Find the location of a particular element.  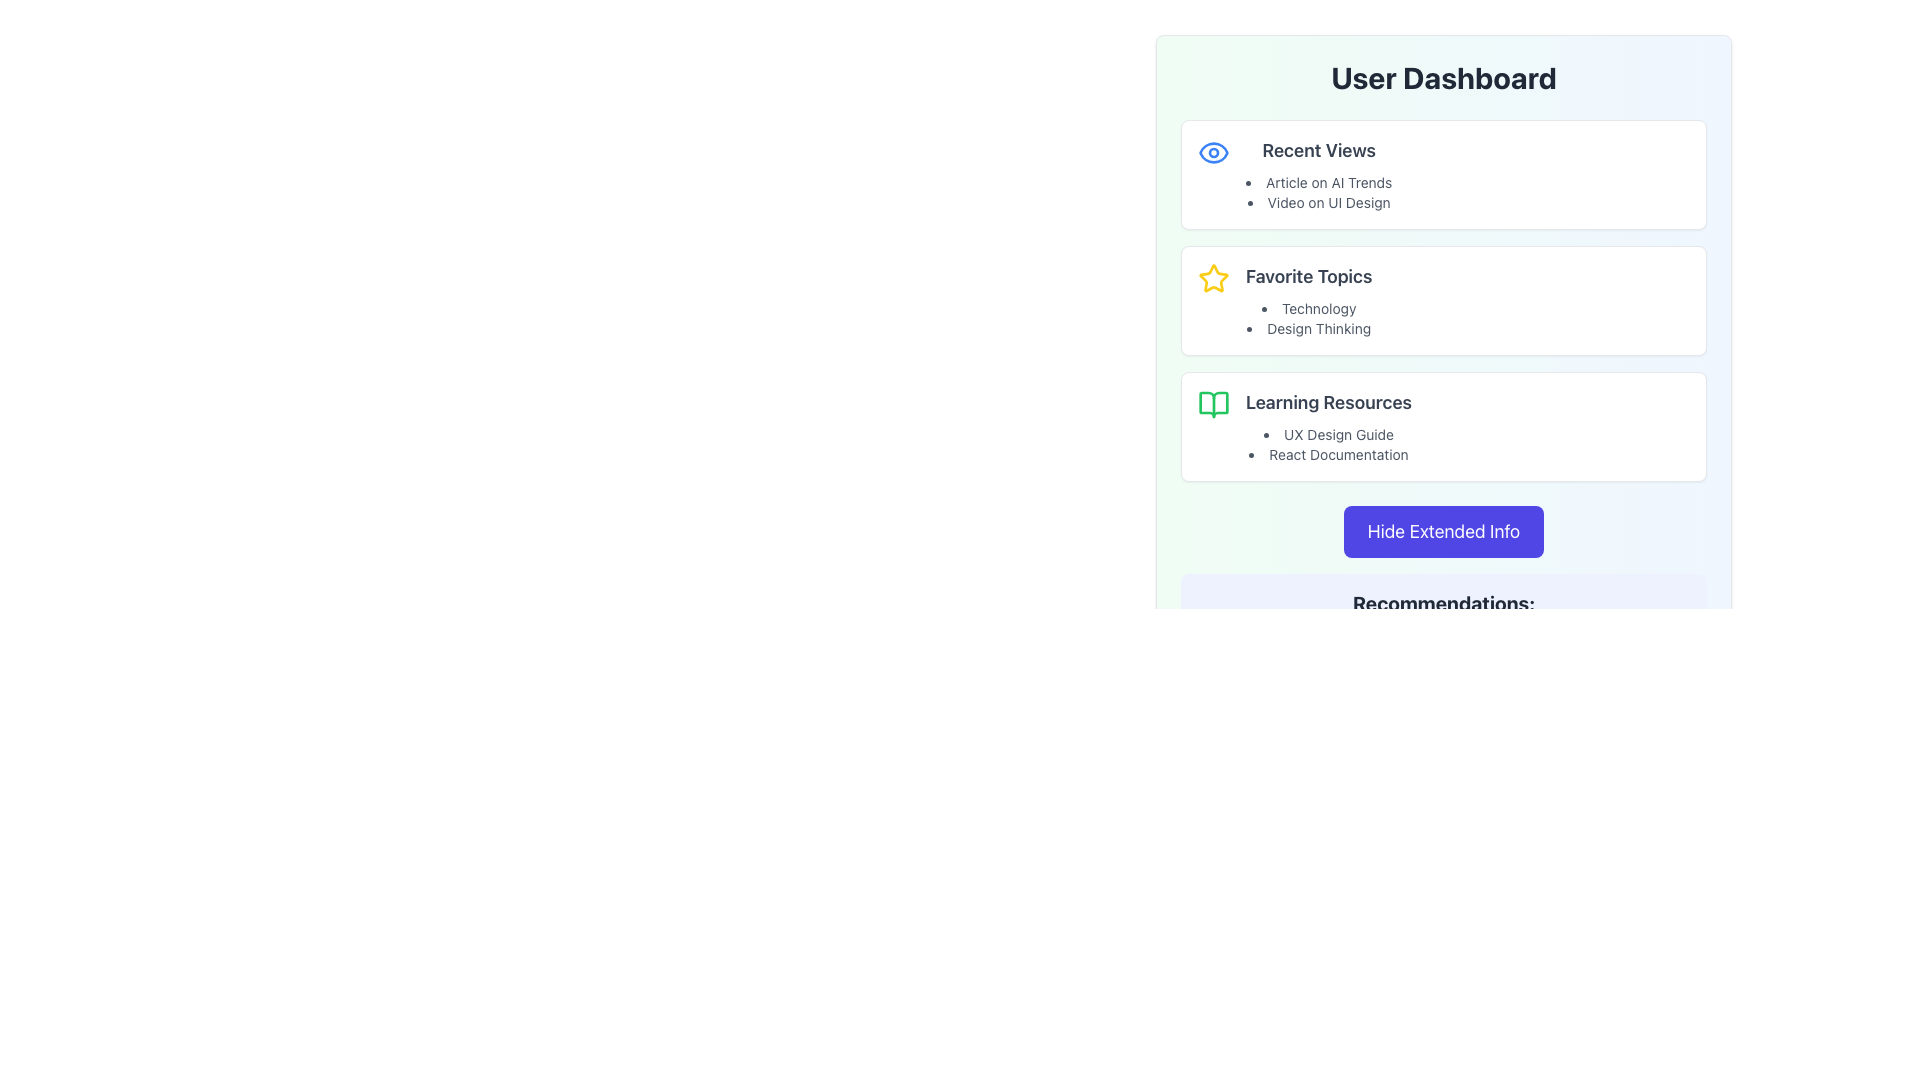

the text label displaying 'Video on UI Design', which is the second item in the 'Recent Views' list on the user dashboard is located at coordinates (1319, 203).